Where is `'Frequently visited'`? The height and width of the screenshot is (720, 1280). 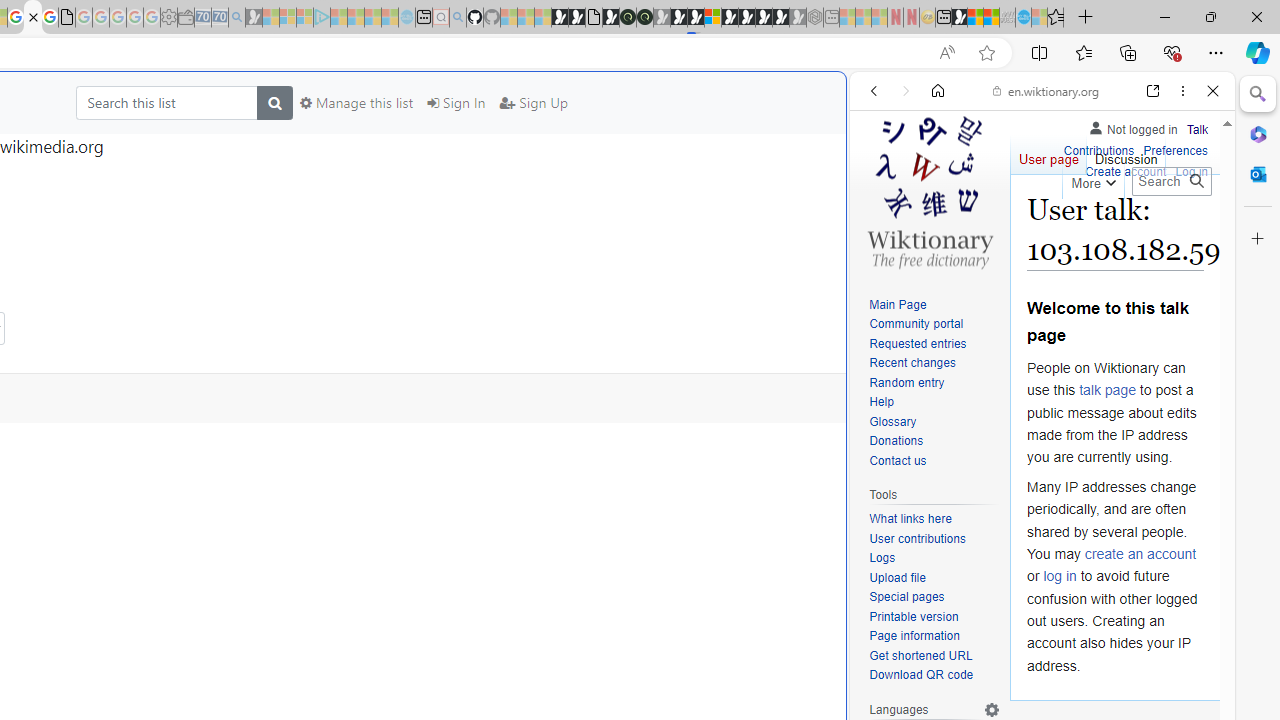
'Frequently visited' is located at coordinates (417, 265).